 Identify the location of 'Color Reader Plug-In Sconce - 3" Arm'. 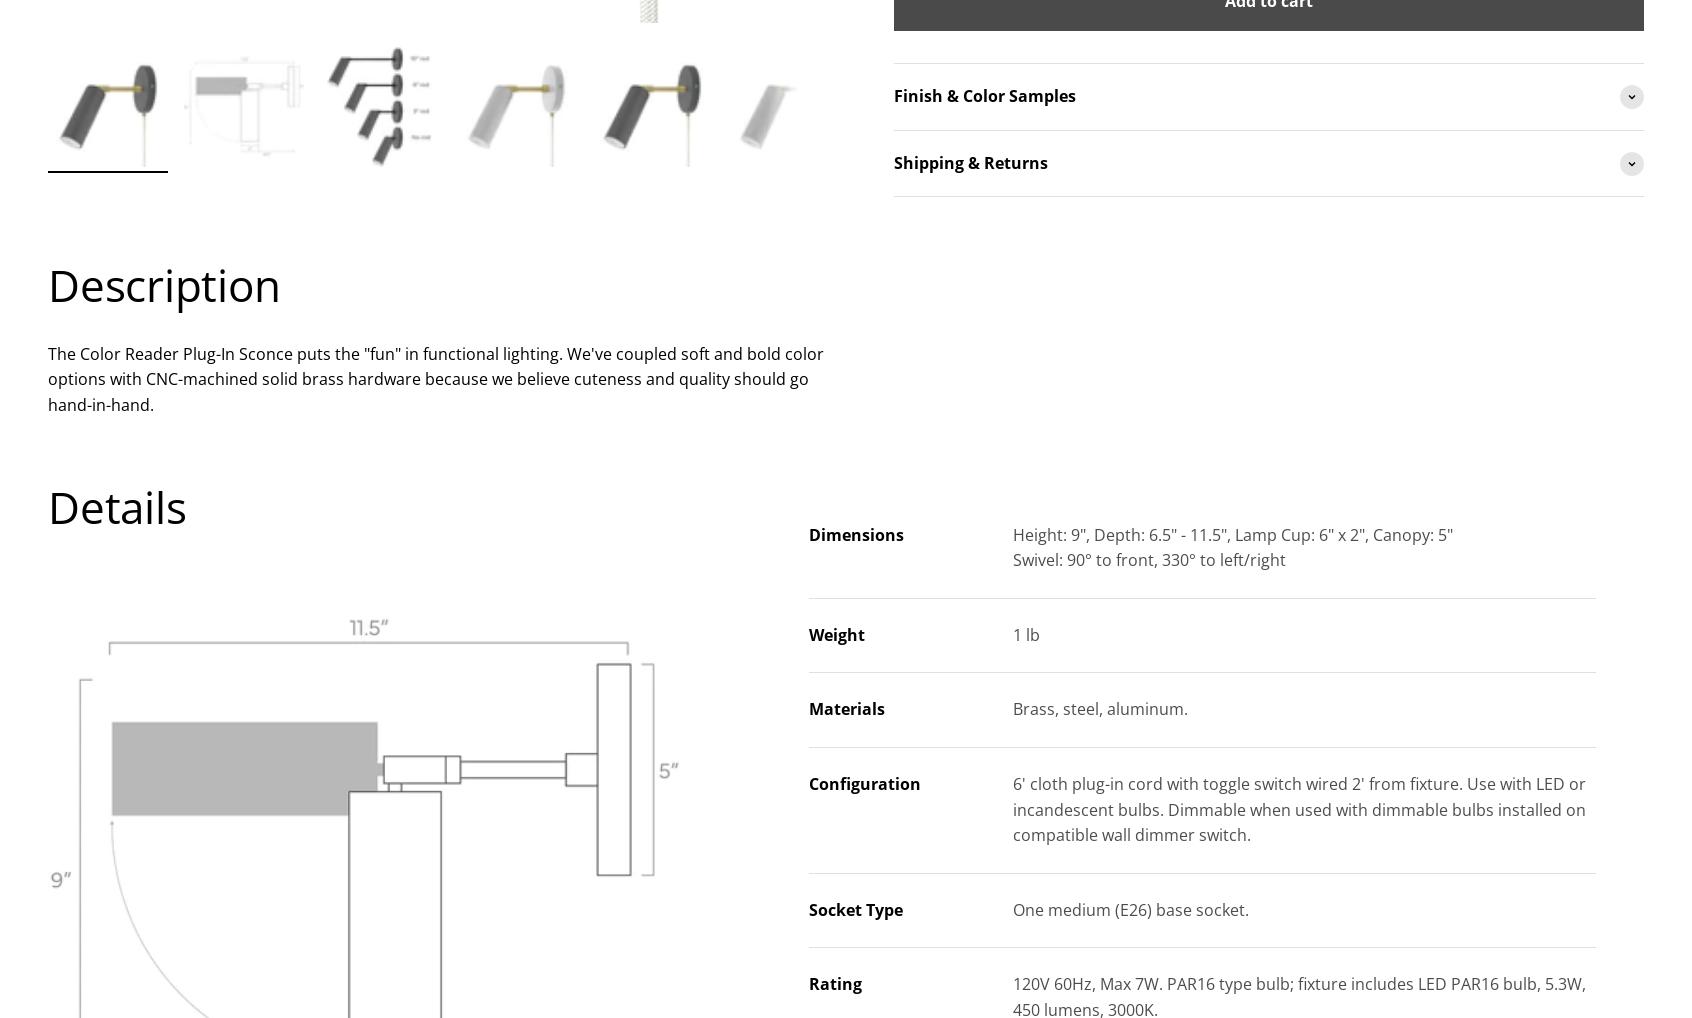
(1381, 894).